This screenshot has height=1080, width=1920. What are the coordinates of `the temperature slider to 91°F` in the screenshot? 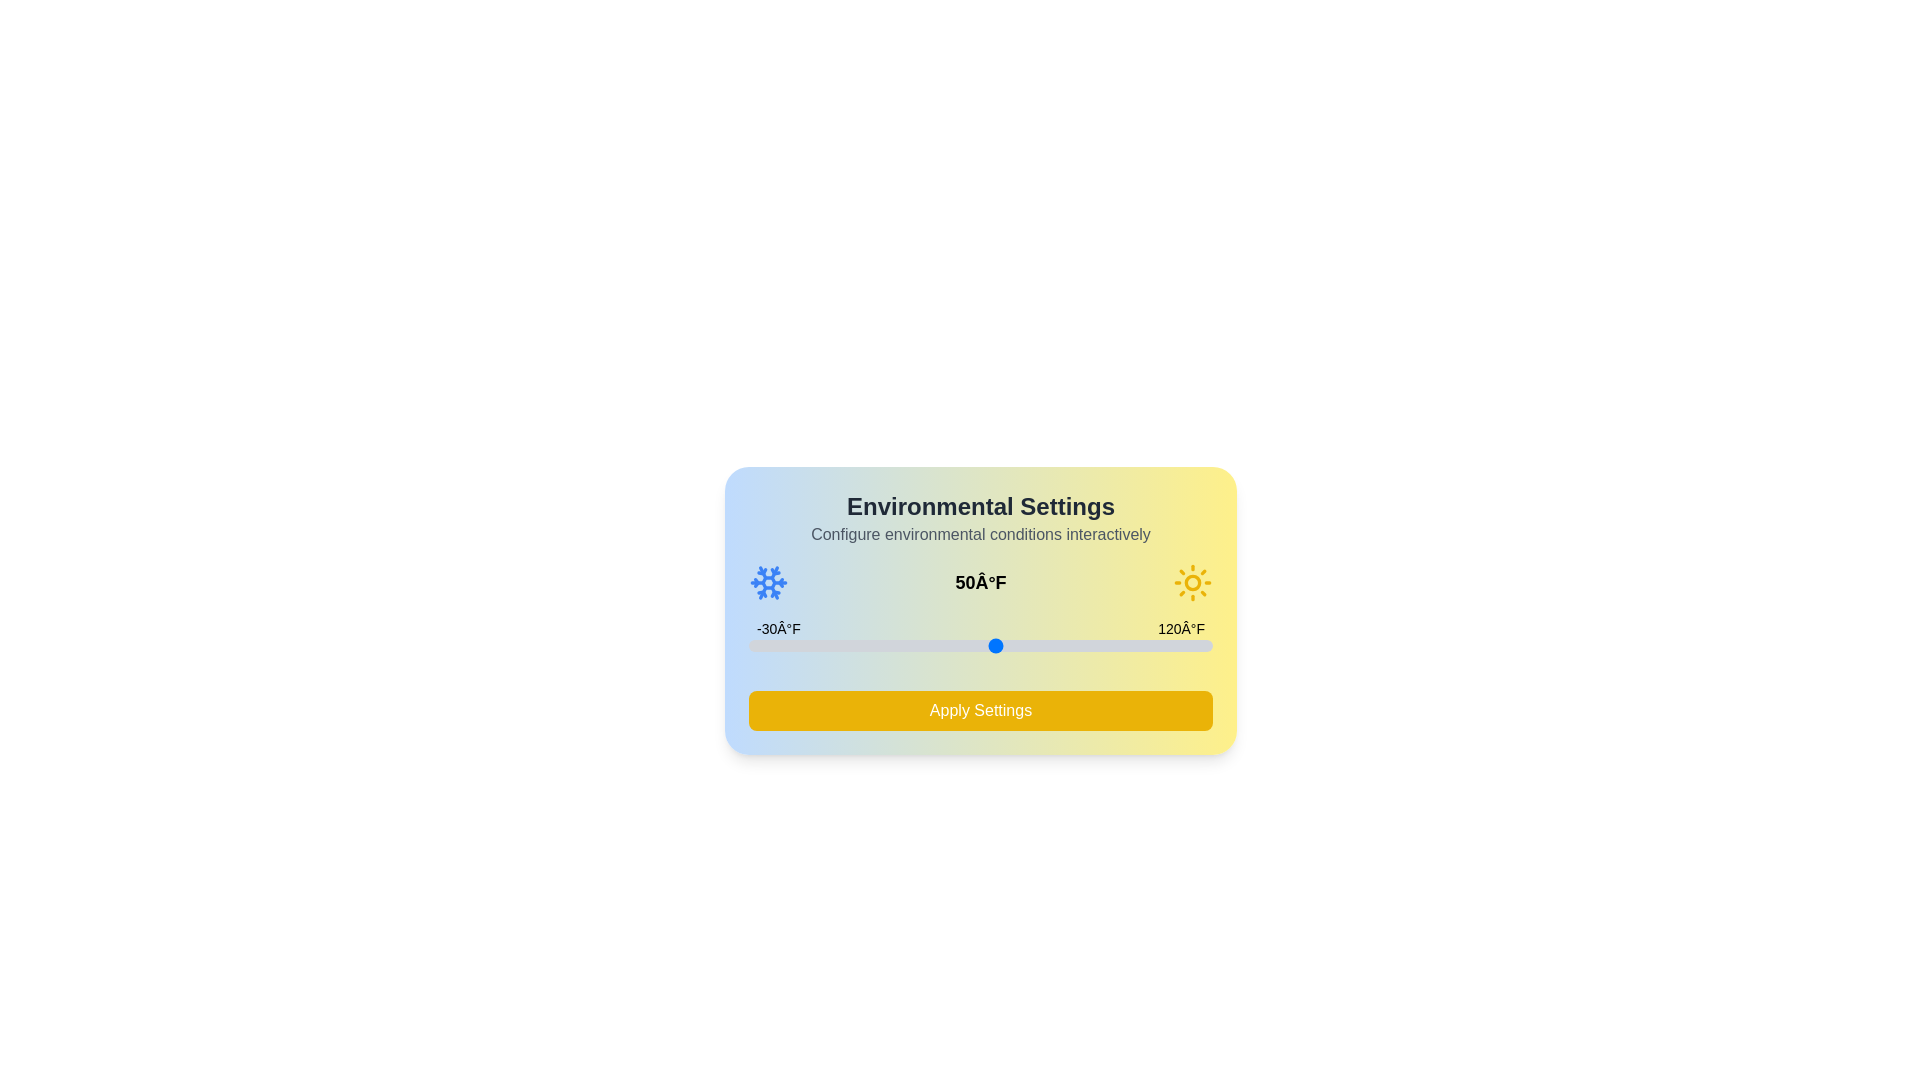 It's located at (1123, 645).